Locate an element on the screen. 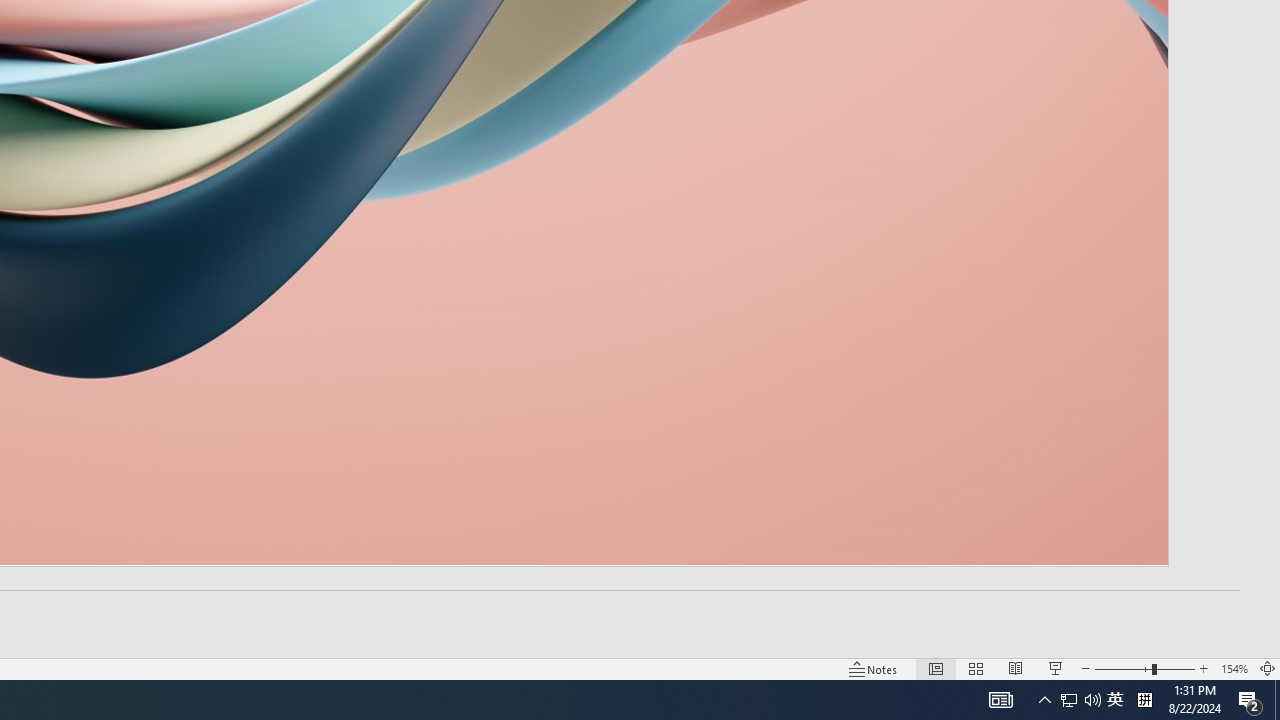 The width and height of the screenshot is (1280, 720). 'Zoom 154%' is located at coordinates (1233, 669).